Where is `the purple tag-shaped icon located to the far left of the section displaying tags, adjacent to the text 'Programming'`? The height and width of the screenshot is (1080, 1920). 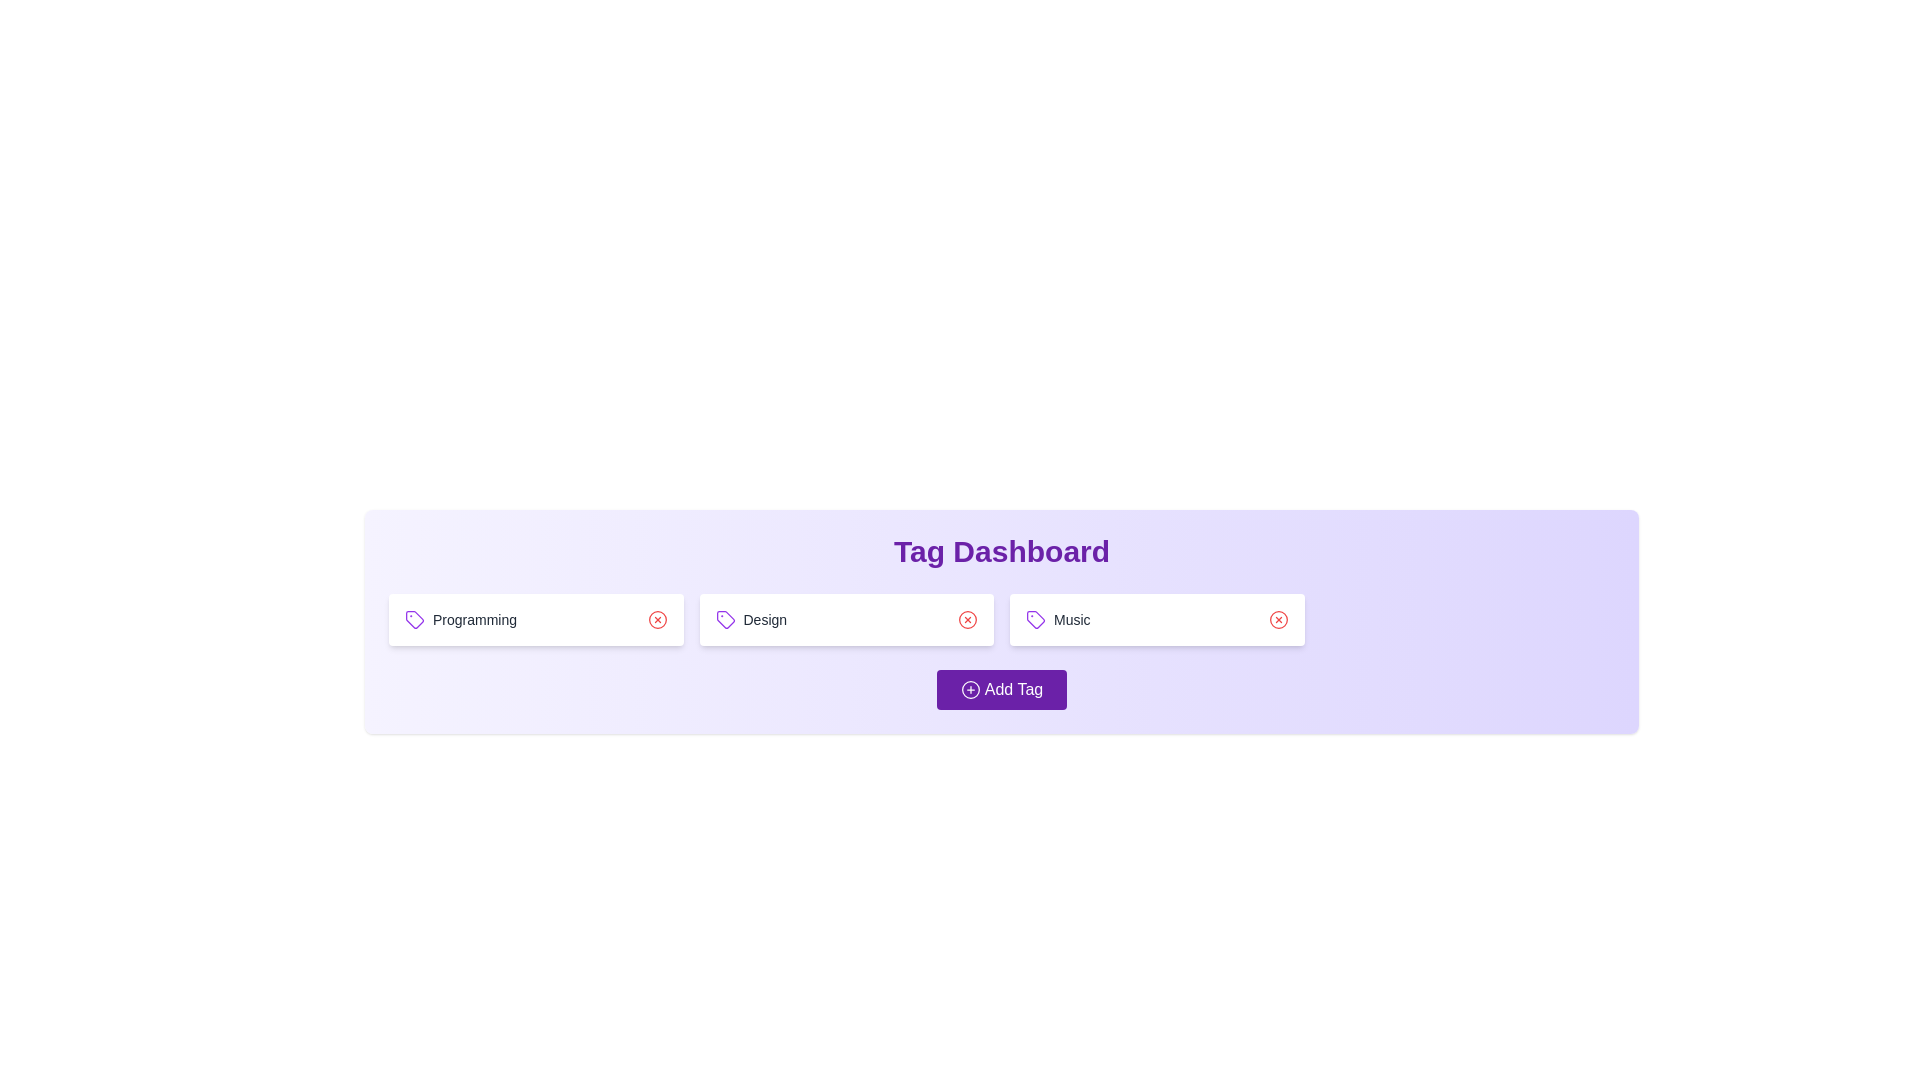 the purple tag-shaped icon located to the far left of the section displaying tags, adjacent to the text 'Programming' is located at coordinates (413, 619).